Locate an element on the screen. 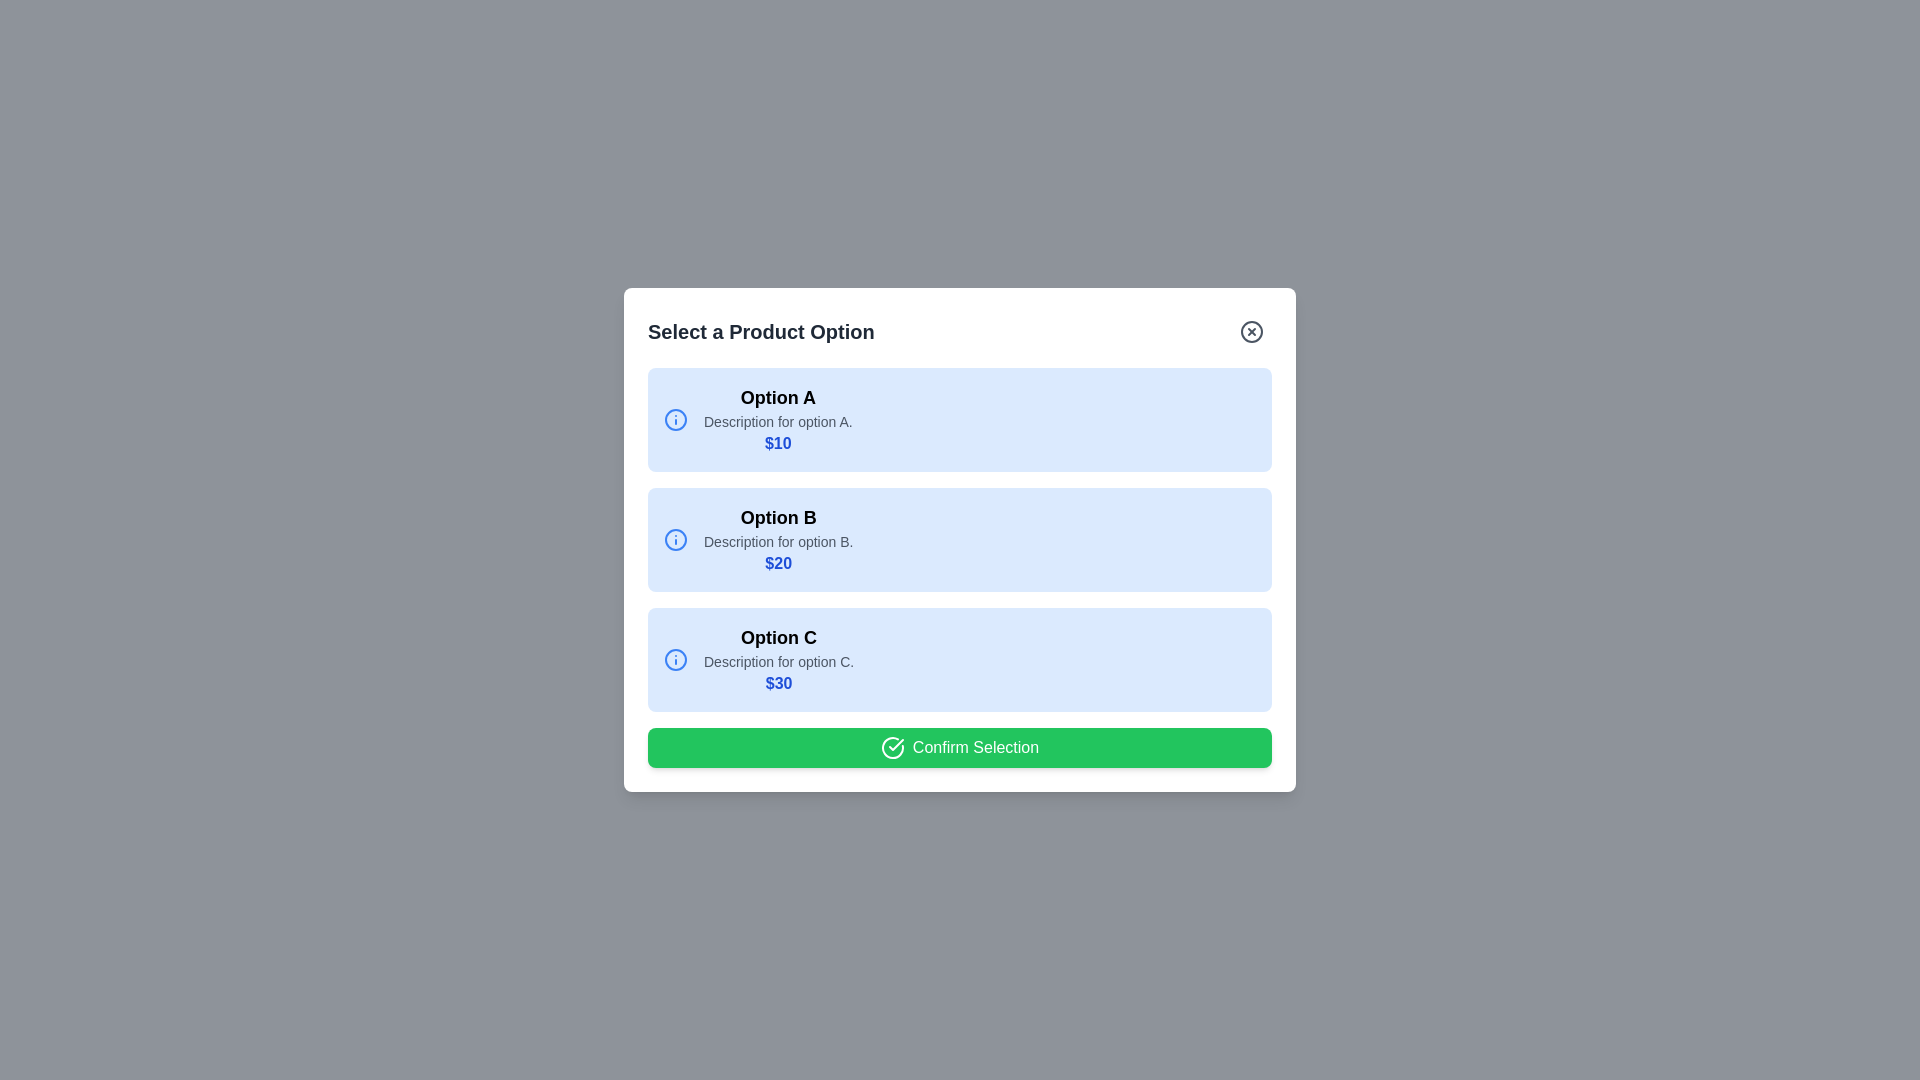  'Confirm Selection' button to confirm the selected option is located at coordinates (960, 748).